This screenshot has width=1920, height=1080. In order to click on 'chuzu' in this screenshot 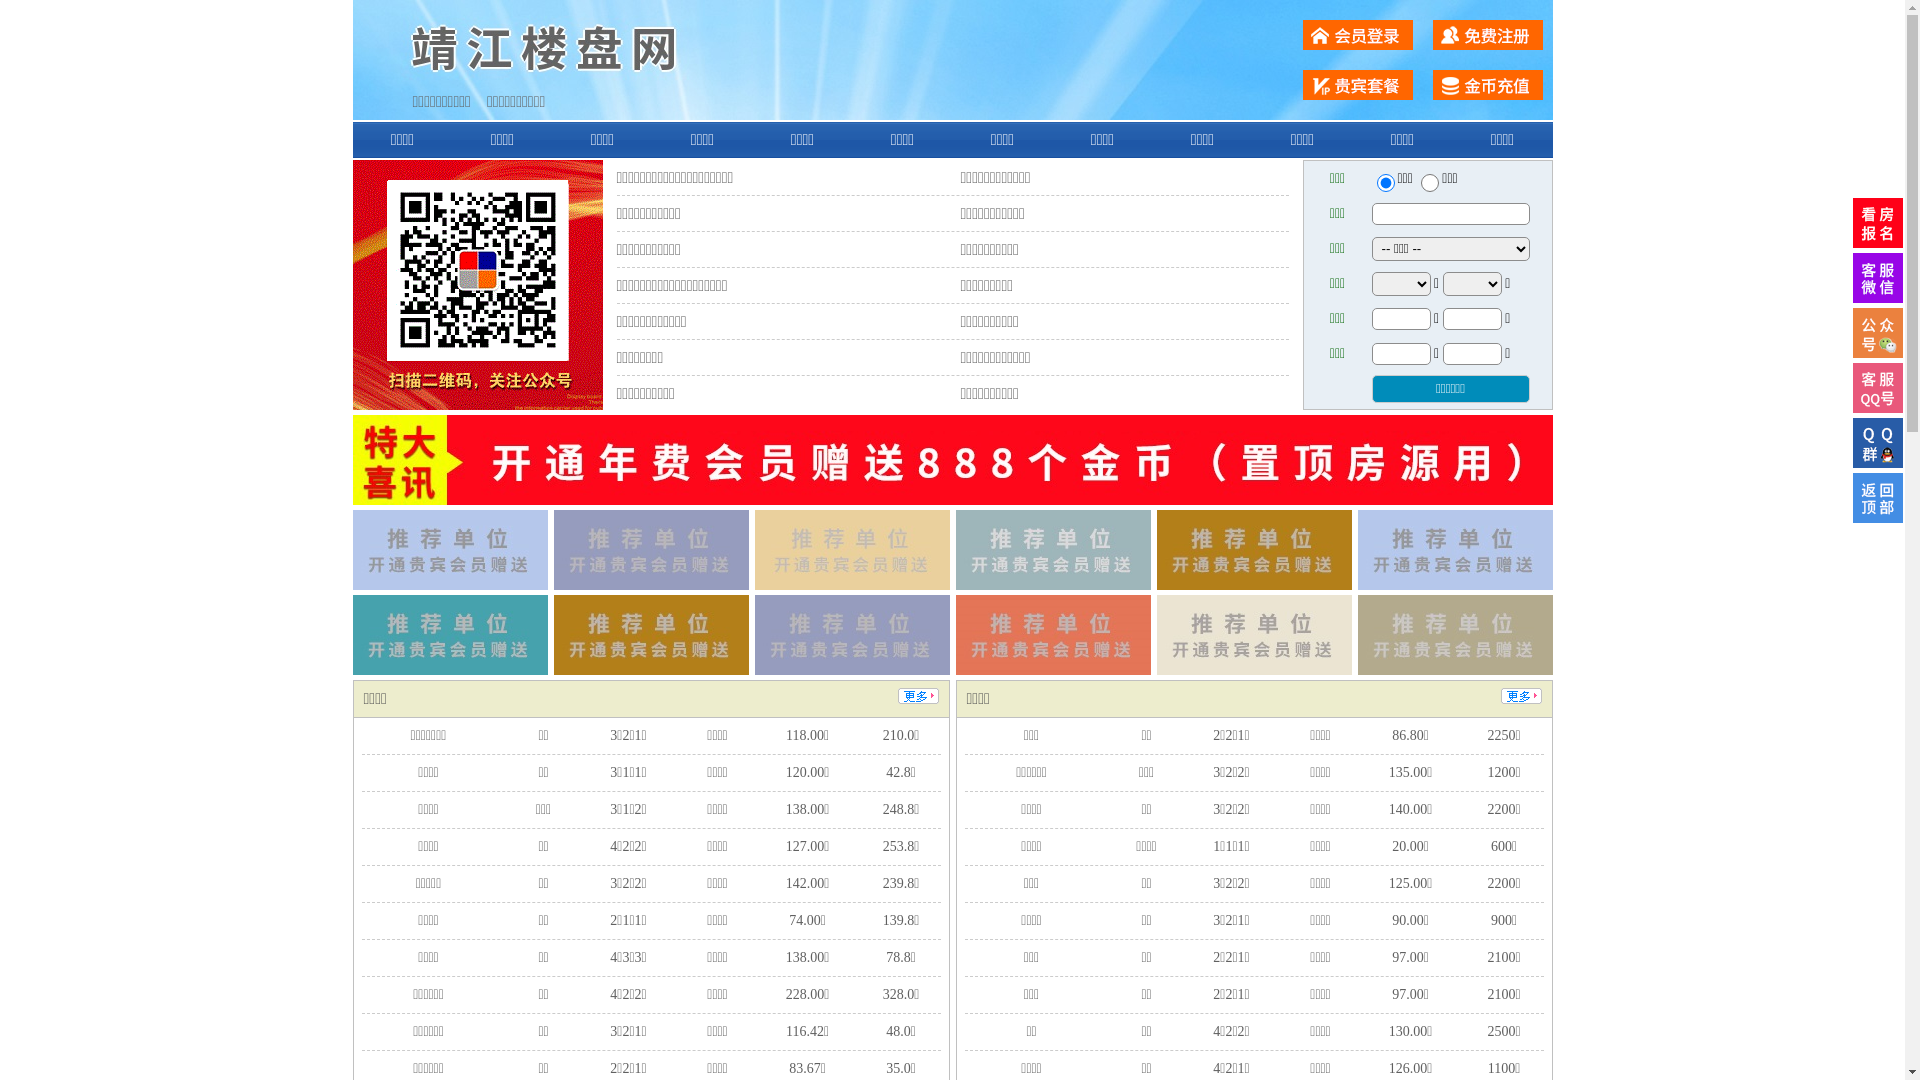, I will do `click(1419, 182)`.